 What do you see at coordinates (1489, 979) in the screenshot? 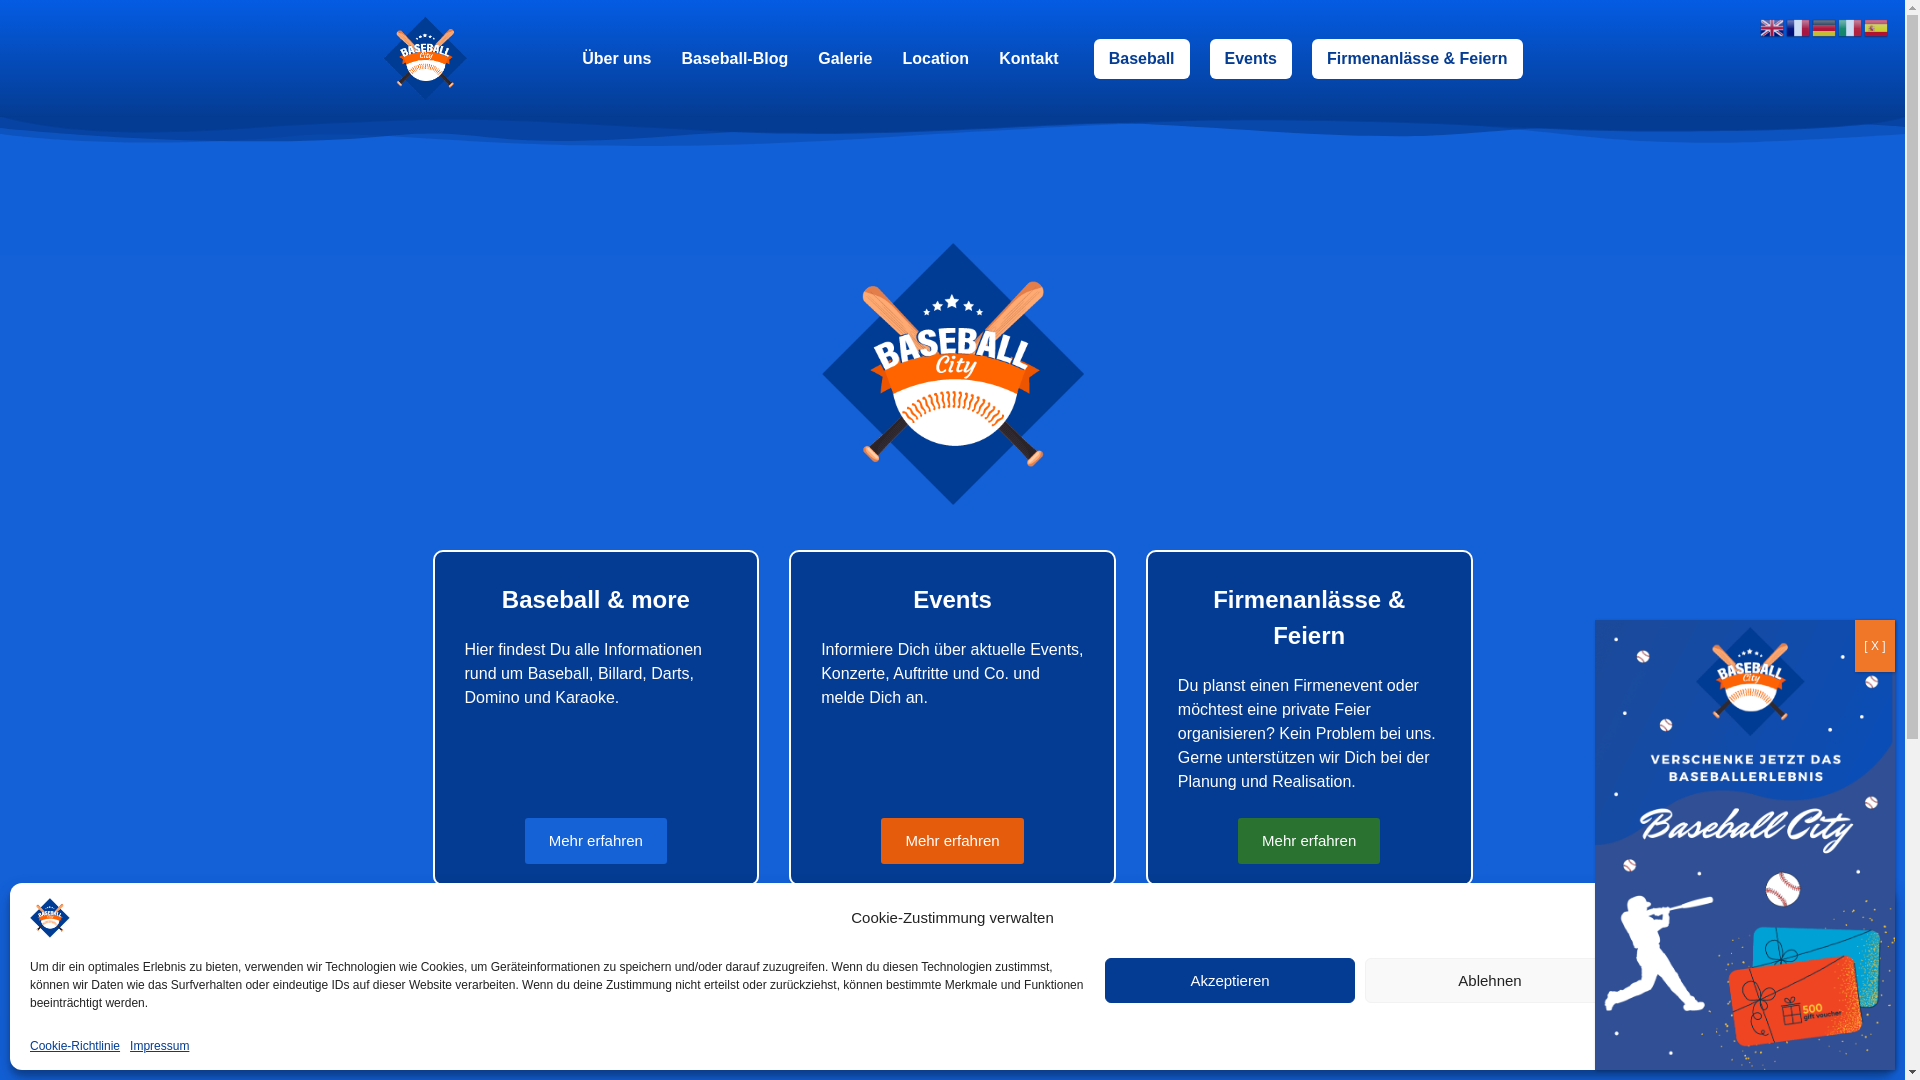
I see `'Ablehnen'` at bounding box center [1489, 979].